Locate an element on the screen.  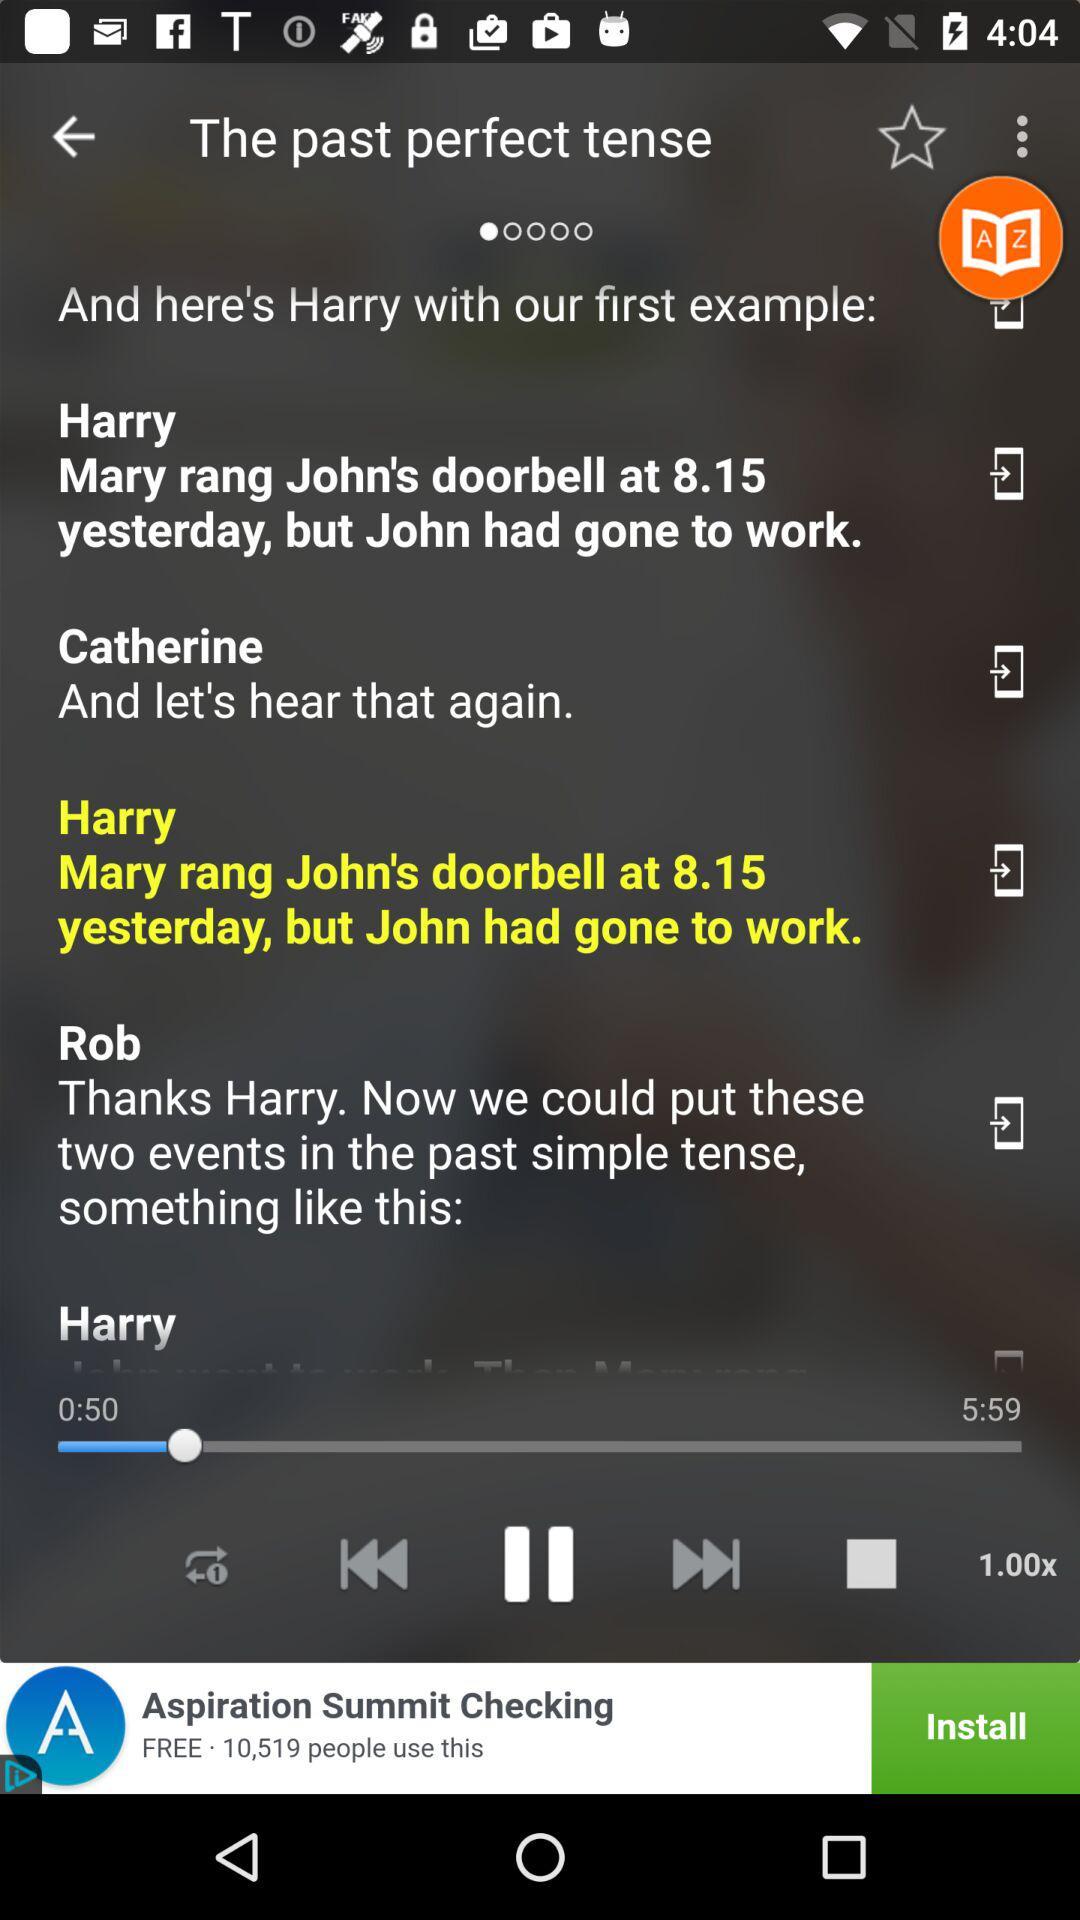
send to phone is located at coordinates (1009, 1123).